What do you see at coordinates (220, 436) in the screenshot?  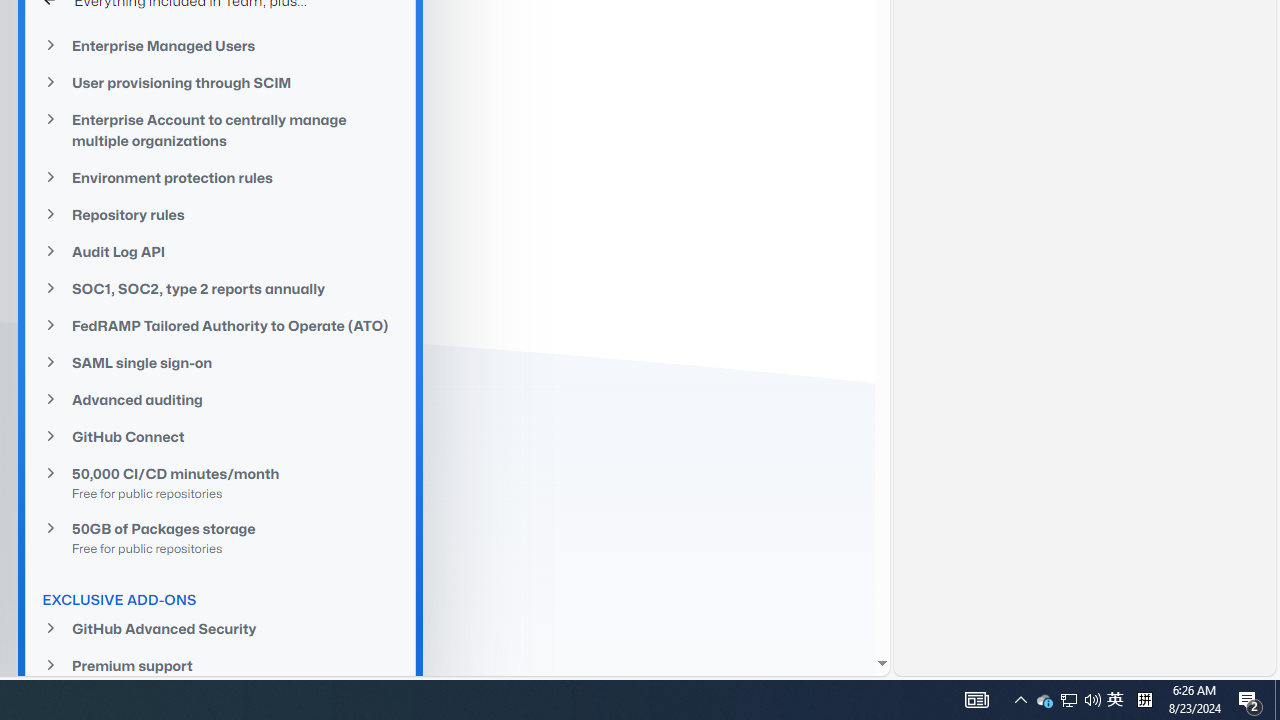 I see `'GitHub Connect'` at bounding box center [220, 436].